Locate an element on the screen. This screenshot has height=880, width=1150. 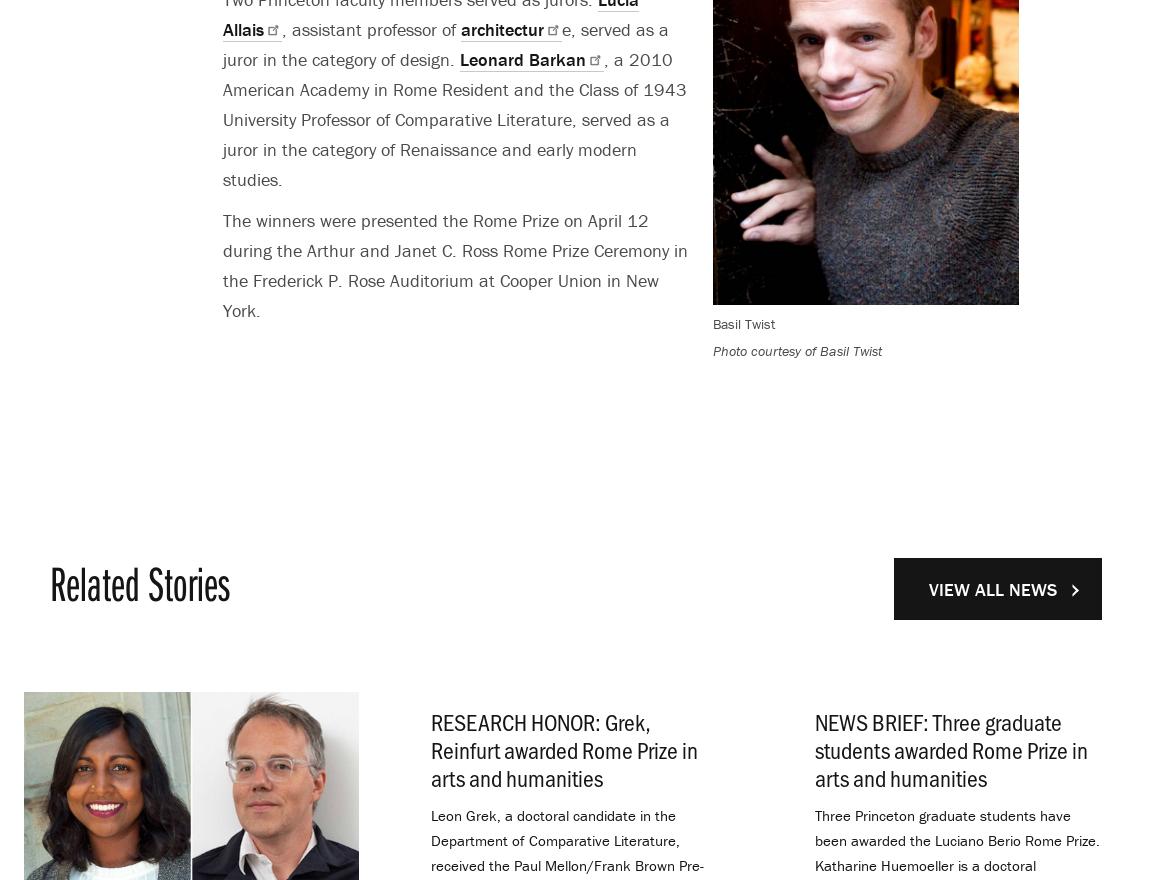
'Related Stories' is located at coordinates (138, 583).